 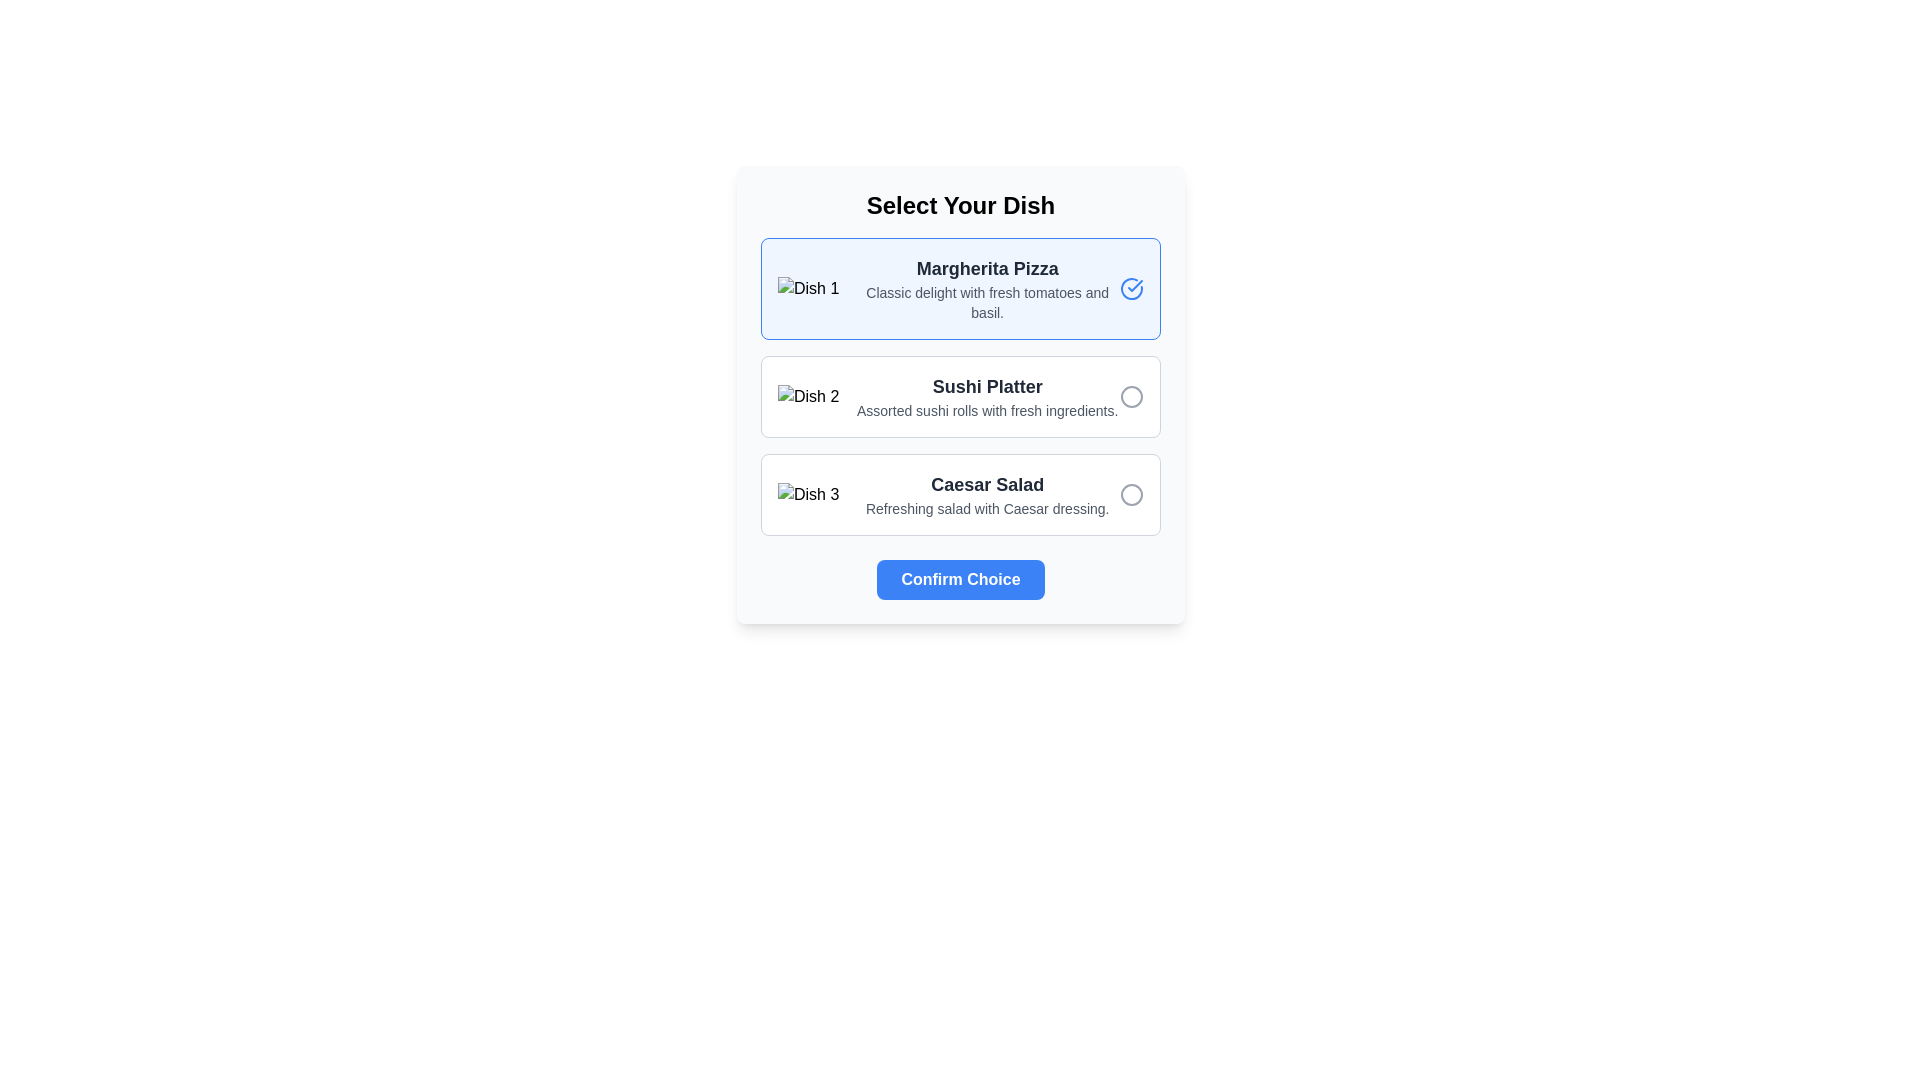 What do you see at coordinates (960, 397) in the screenshot?
I see `the 'Sushi Platter' selectable menu item with radio button` at bounding box center [960, 397].